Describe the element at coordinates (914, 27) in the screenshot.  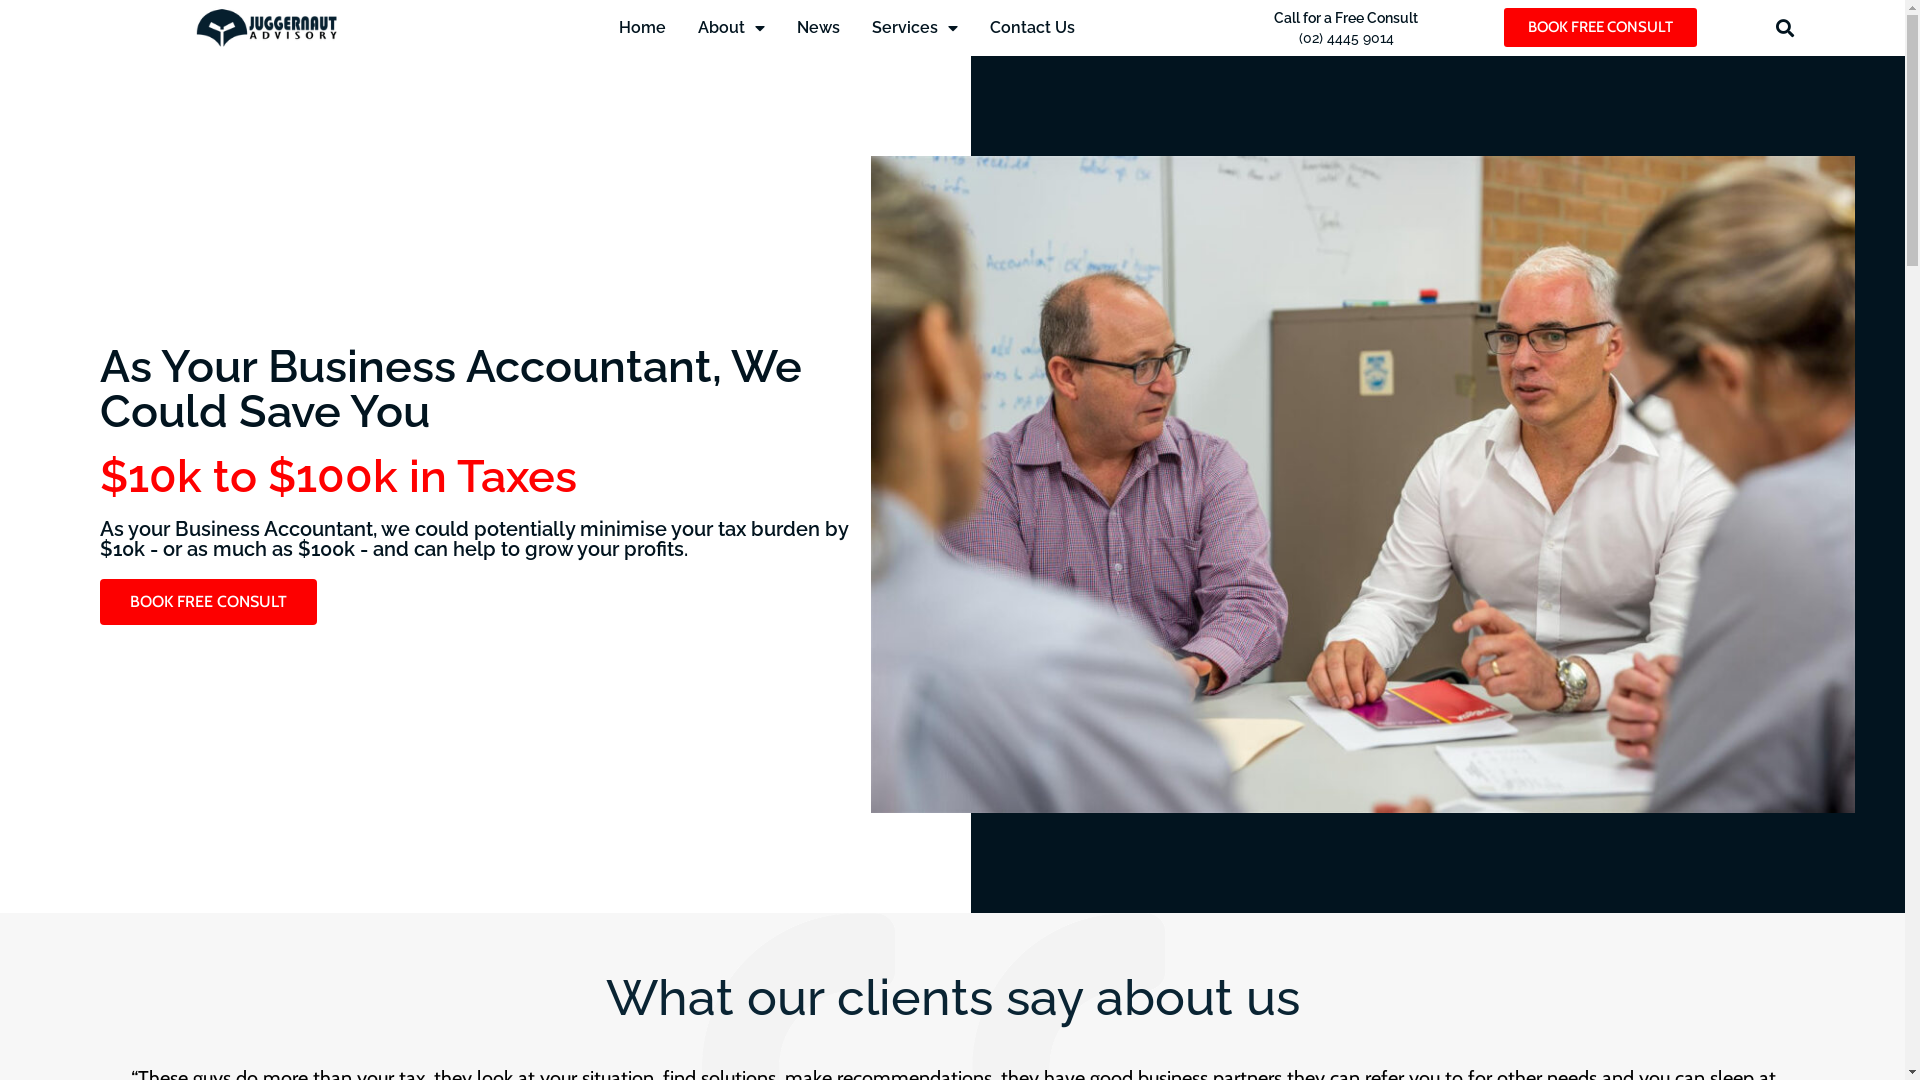
I see `'Services'` at that location.